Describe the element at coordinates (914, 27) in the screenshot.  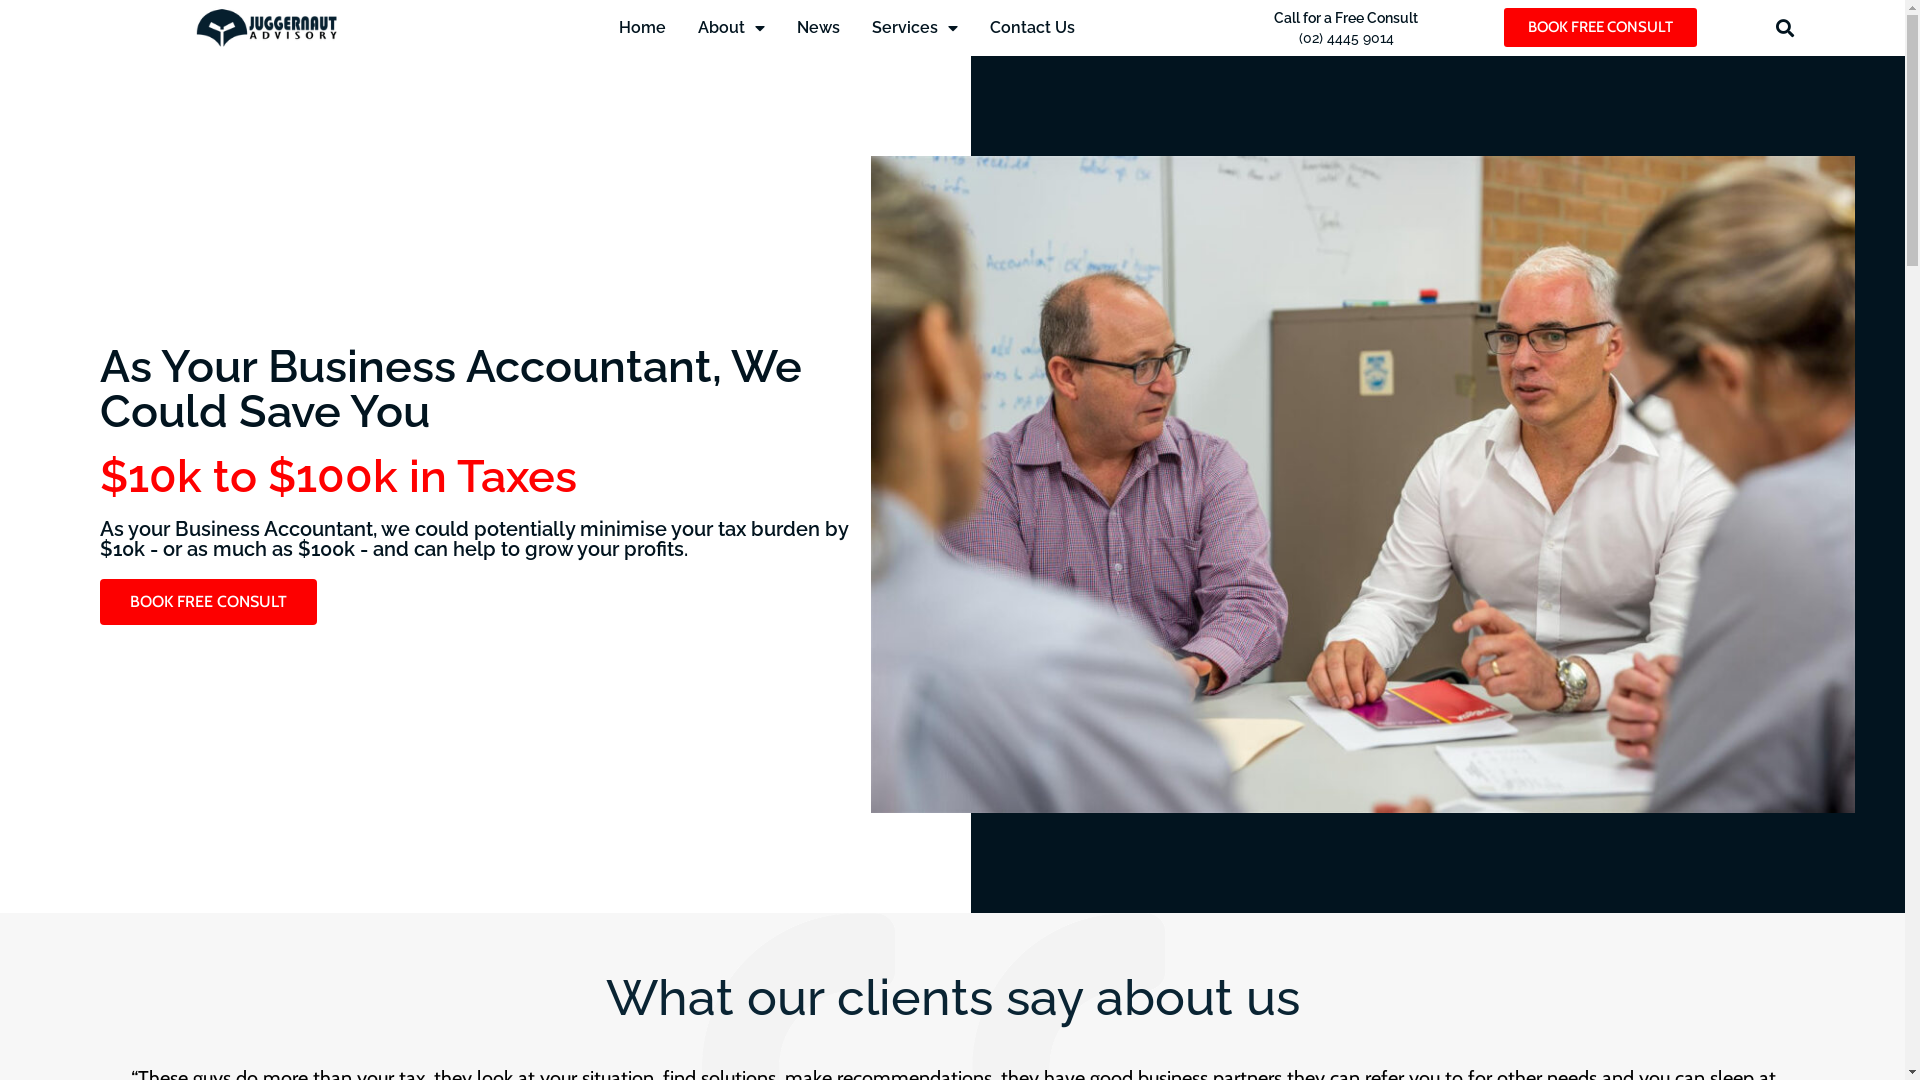
I see `'Services'` at that location.